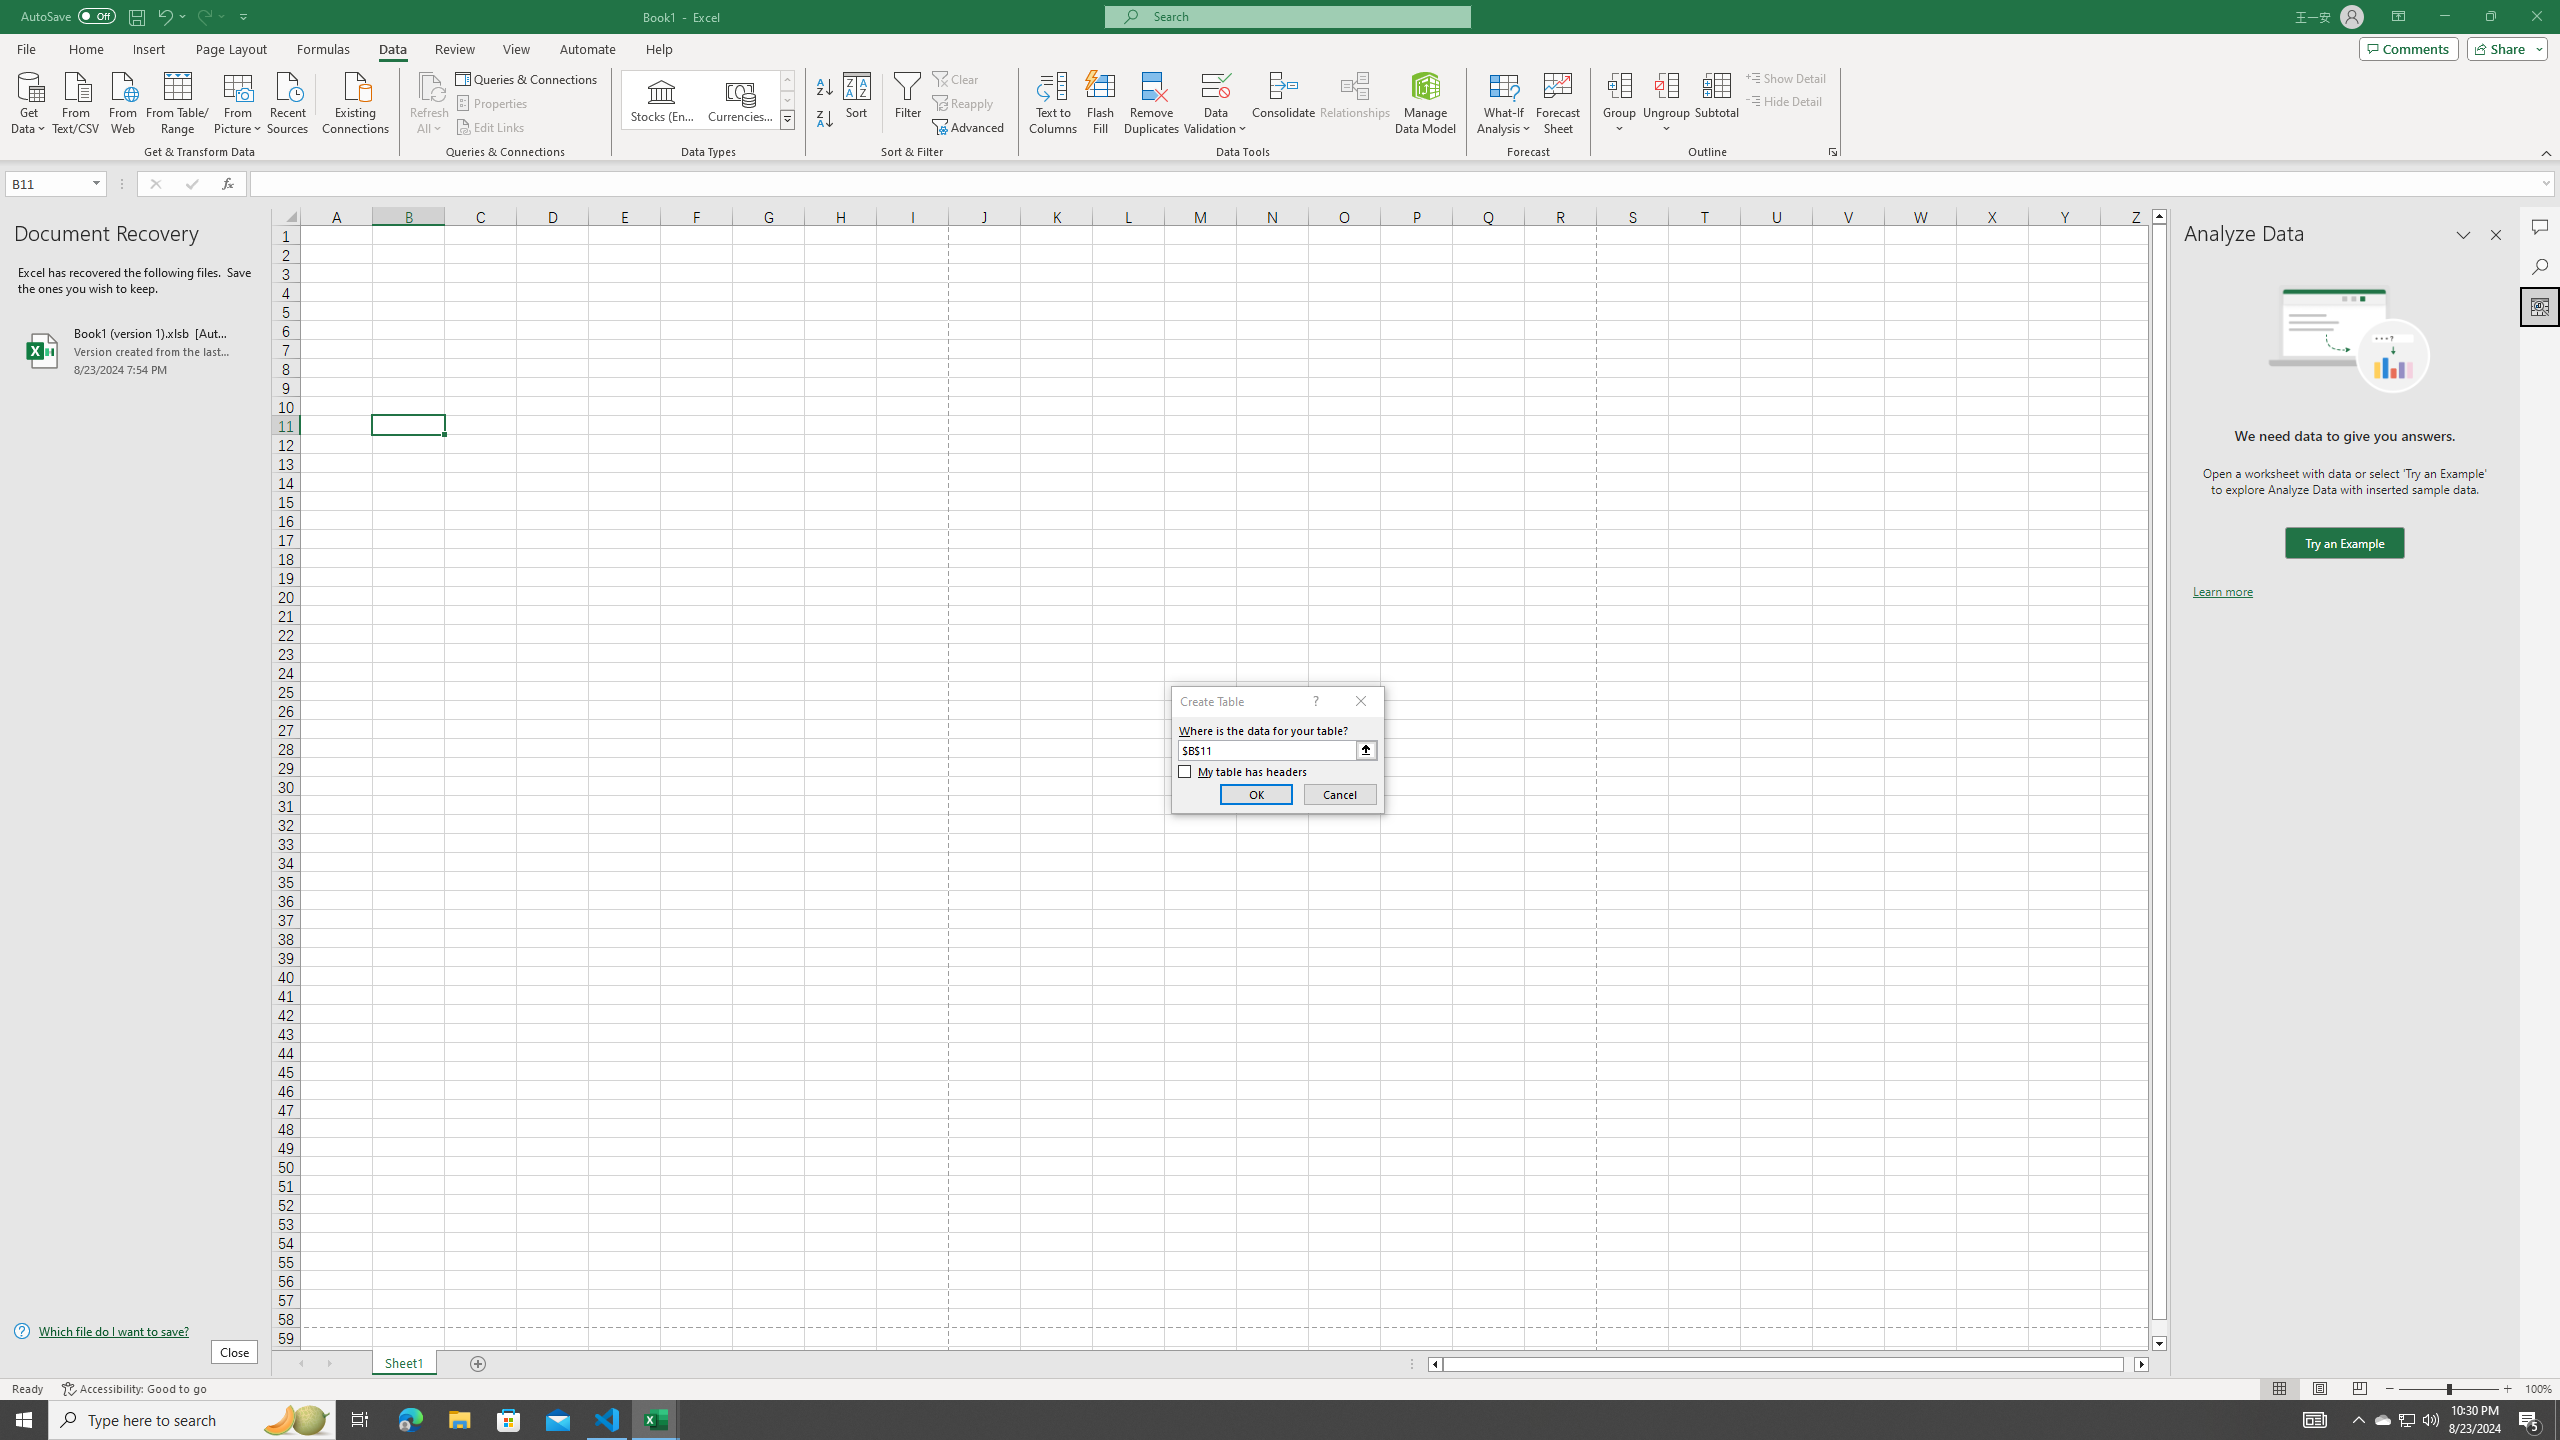  I want to click on 'From Picture', so click(239, 100).